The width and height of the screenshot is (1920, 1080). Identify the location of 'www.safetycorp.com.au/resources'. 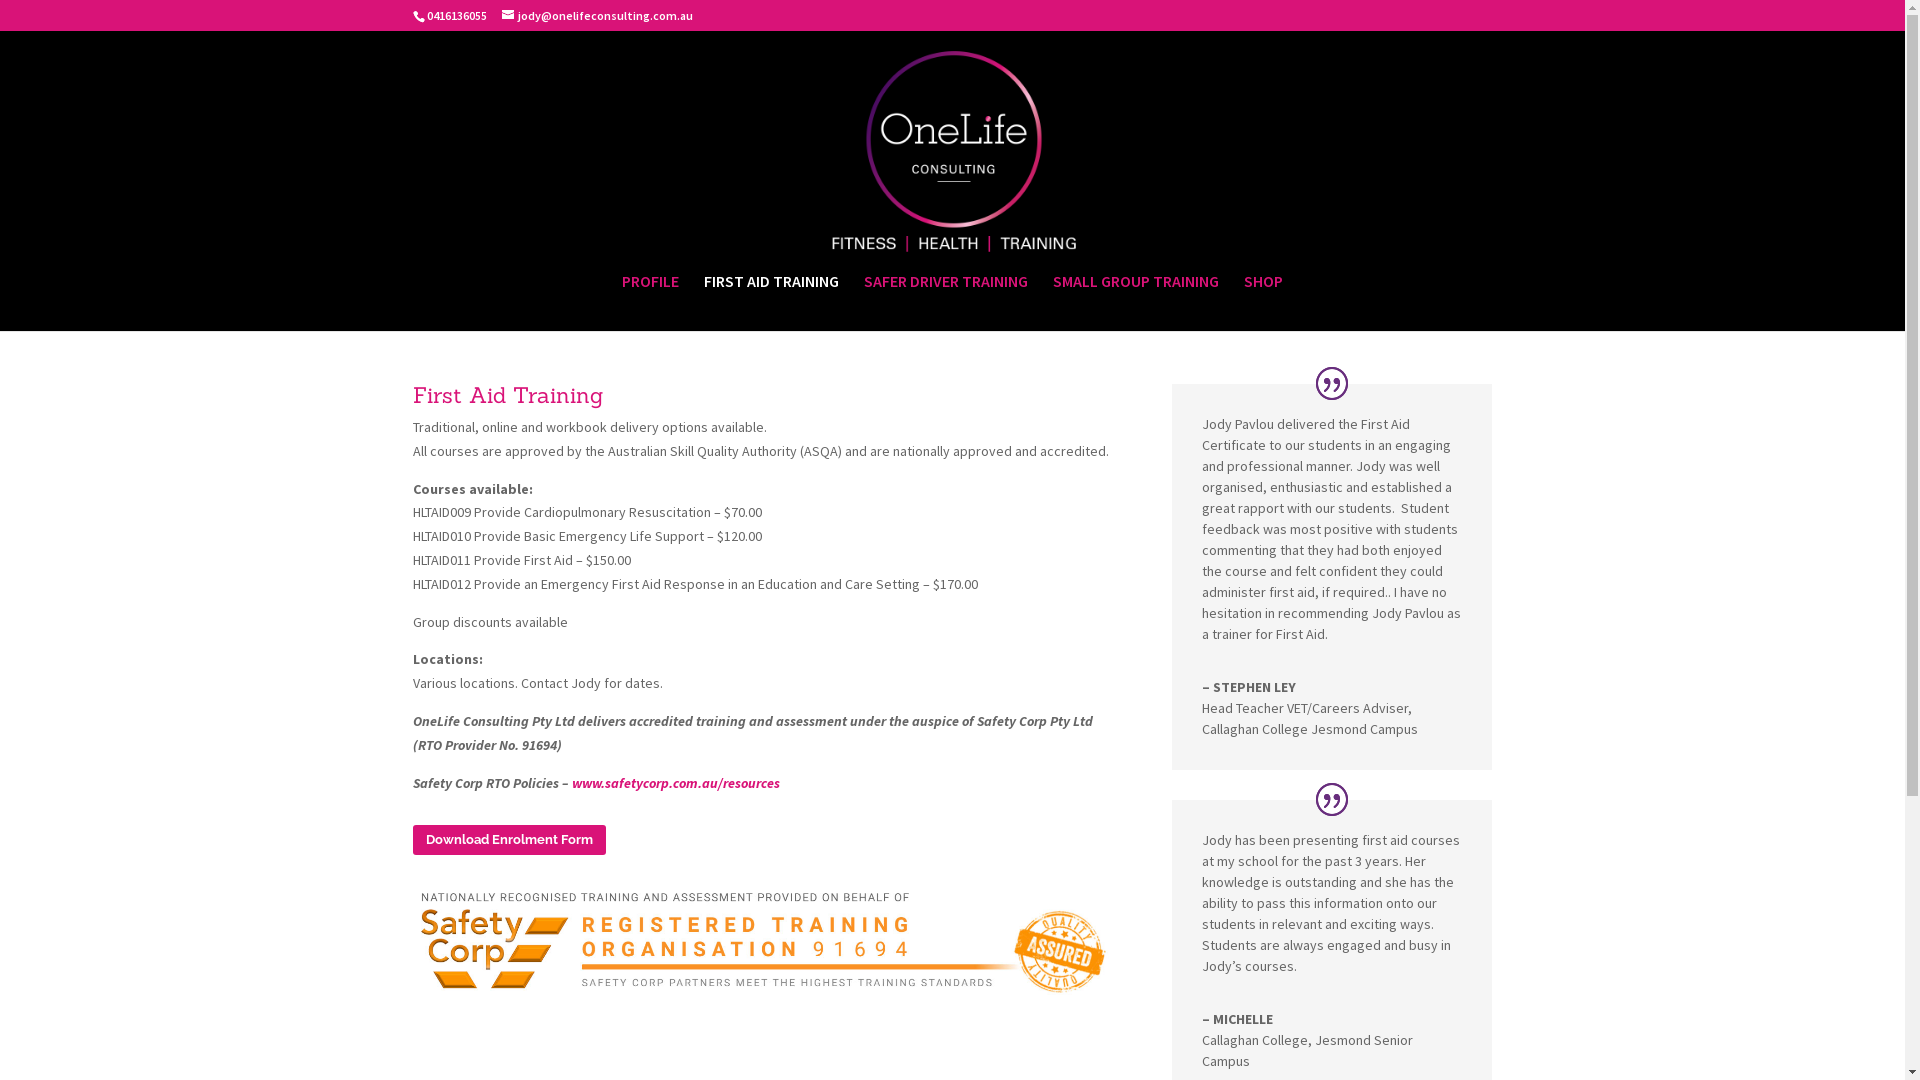
(676, 782).